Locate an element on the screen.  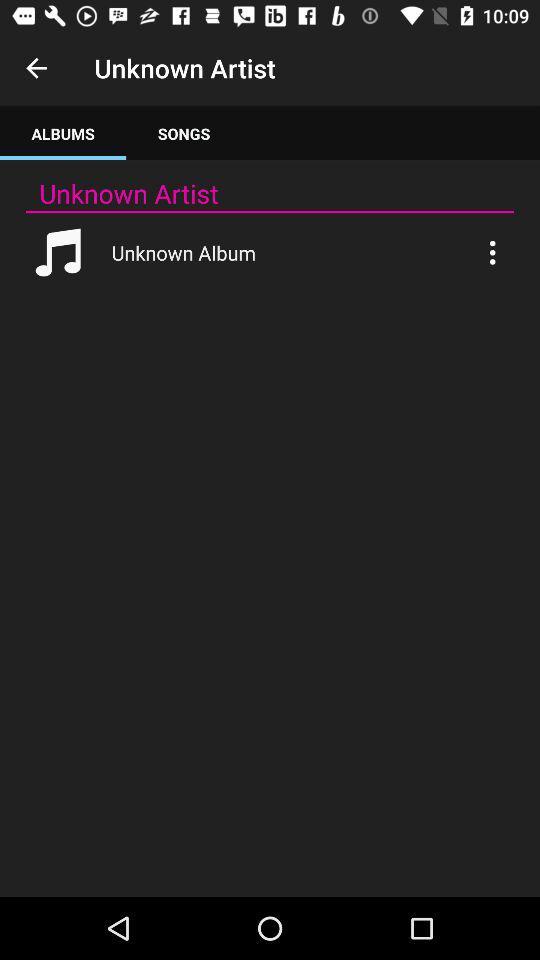
the item above unknown artist icon is located at coordinates (63, 132).